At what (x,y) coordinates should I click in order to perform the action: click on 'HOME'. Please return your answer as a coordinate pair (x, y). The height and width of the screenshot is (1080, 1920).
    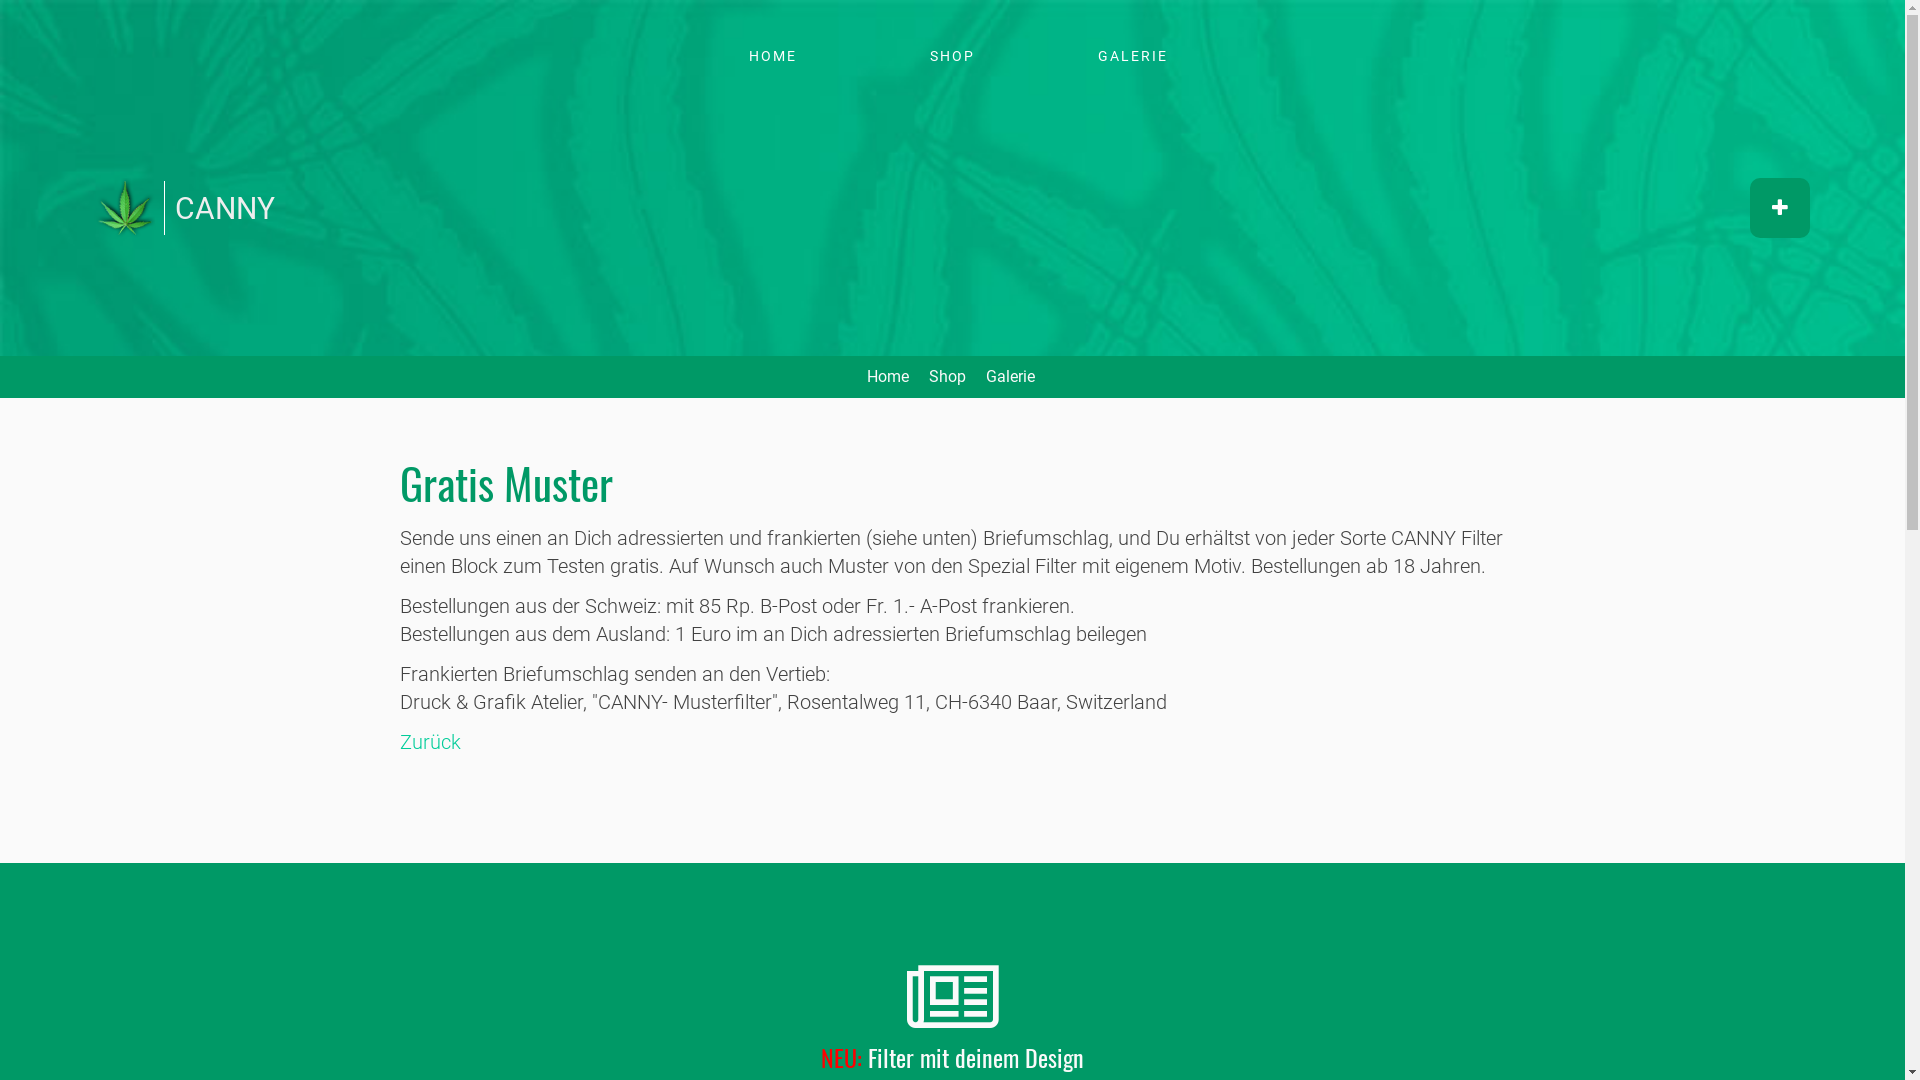
    Looking at the image, I should click on (771, 55).